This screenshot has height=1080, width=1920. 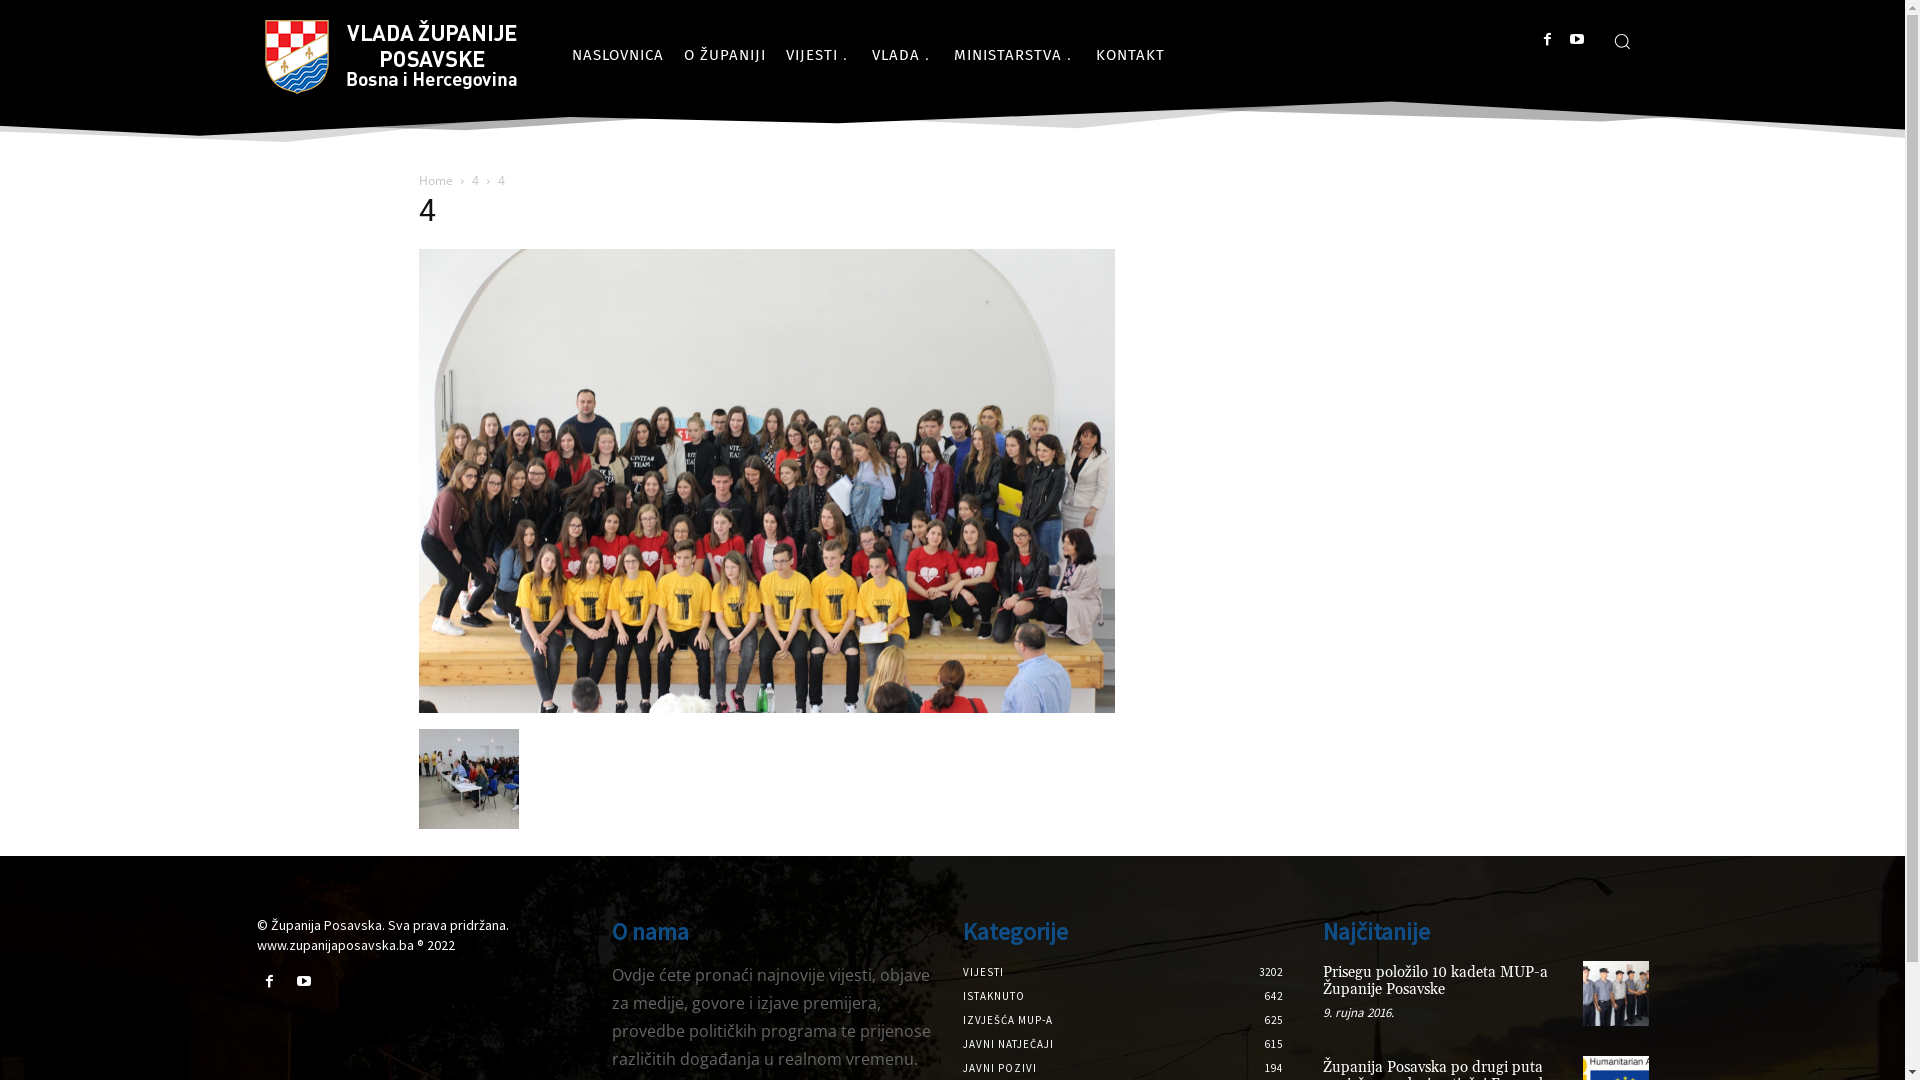 I want to click on 'MINISTARSTVA', so click(x=1014, y=53).